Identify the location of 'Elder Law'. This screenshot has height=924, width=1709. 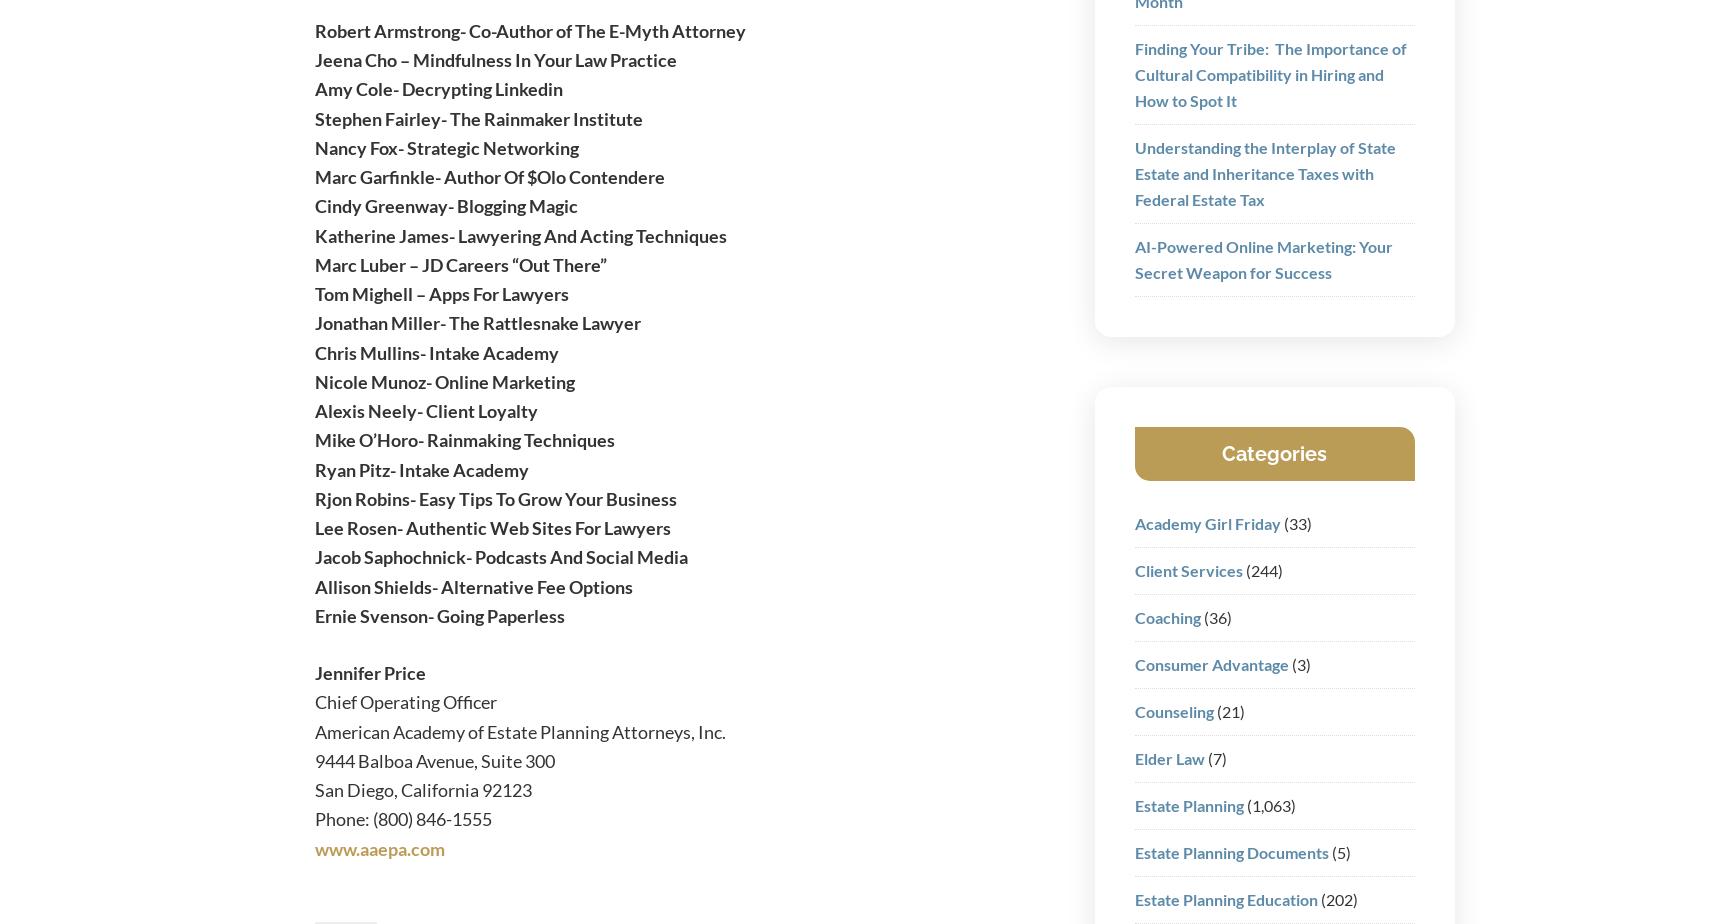
(1168, 757).